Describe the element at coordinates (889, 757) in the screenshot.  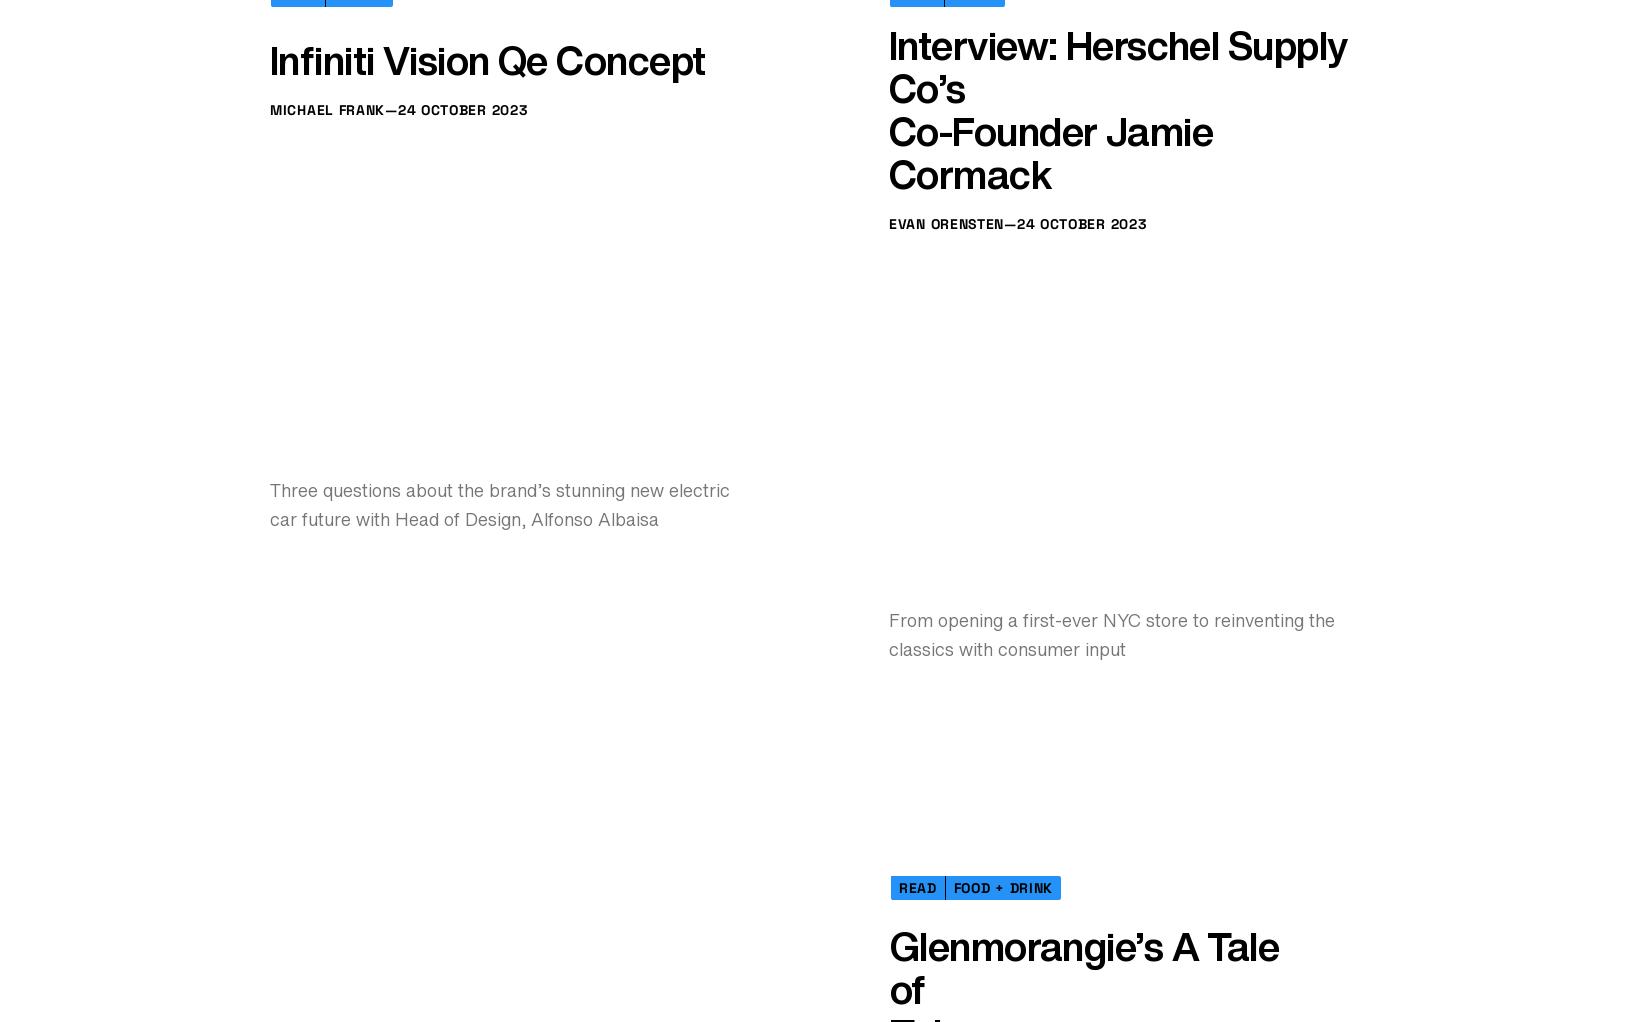
I see `'Co-Founder Jamie Cormack'` at that location.